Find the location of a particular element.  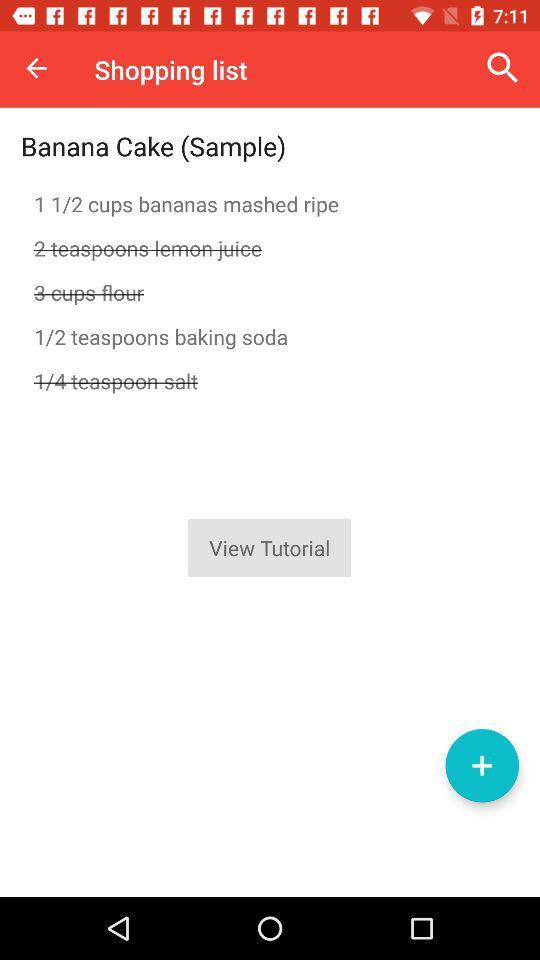

item at the top right corner is located at coordinates (502, 68).